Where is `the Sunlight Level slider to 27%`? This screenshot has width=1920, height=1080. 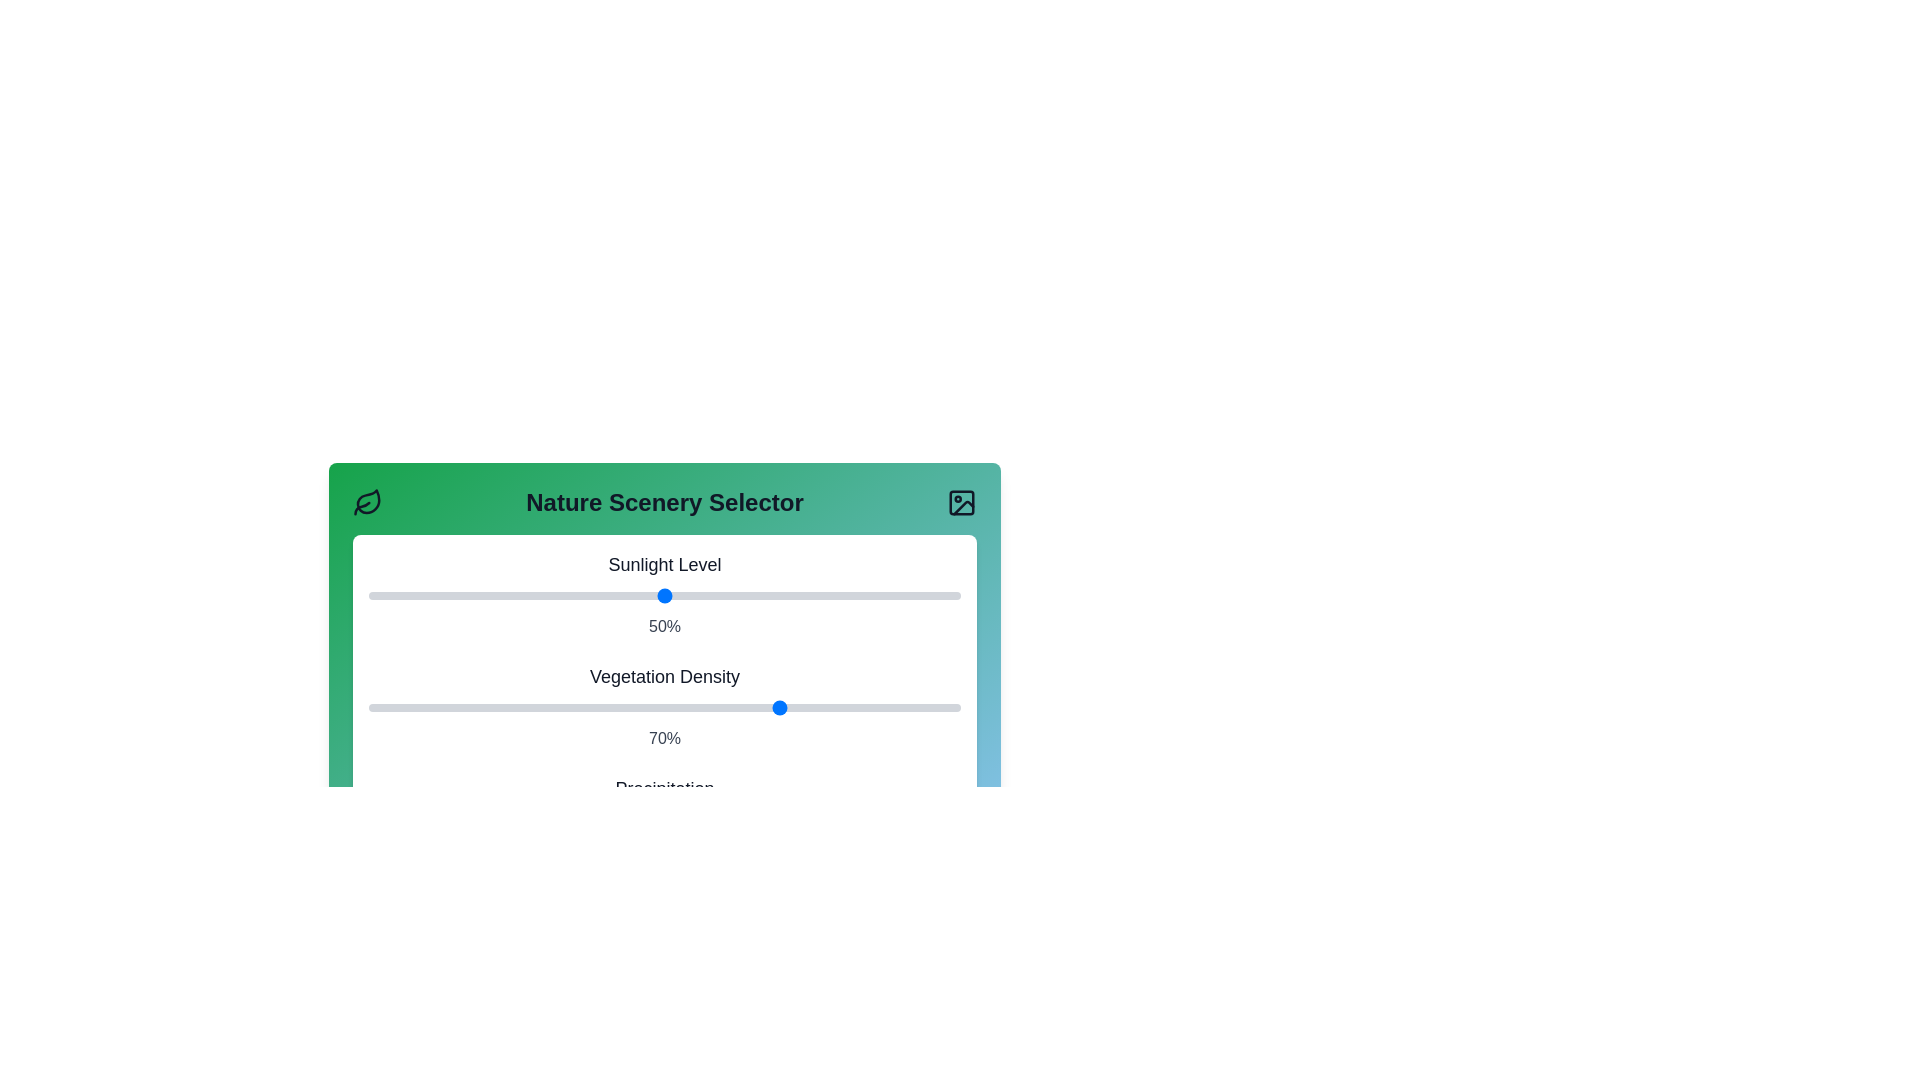
the Sunlight Level slider to 27% is located at coordinates (528, 595).